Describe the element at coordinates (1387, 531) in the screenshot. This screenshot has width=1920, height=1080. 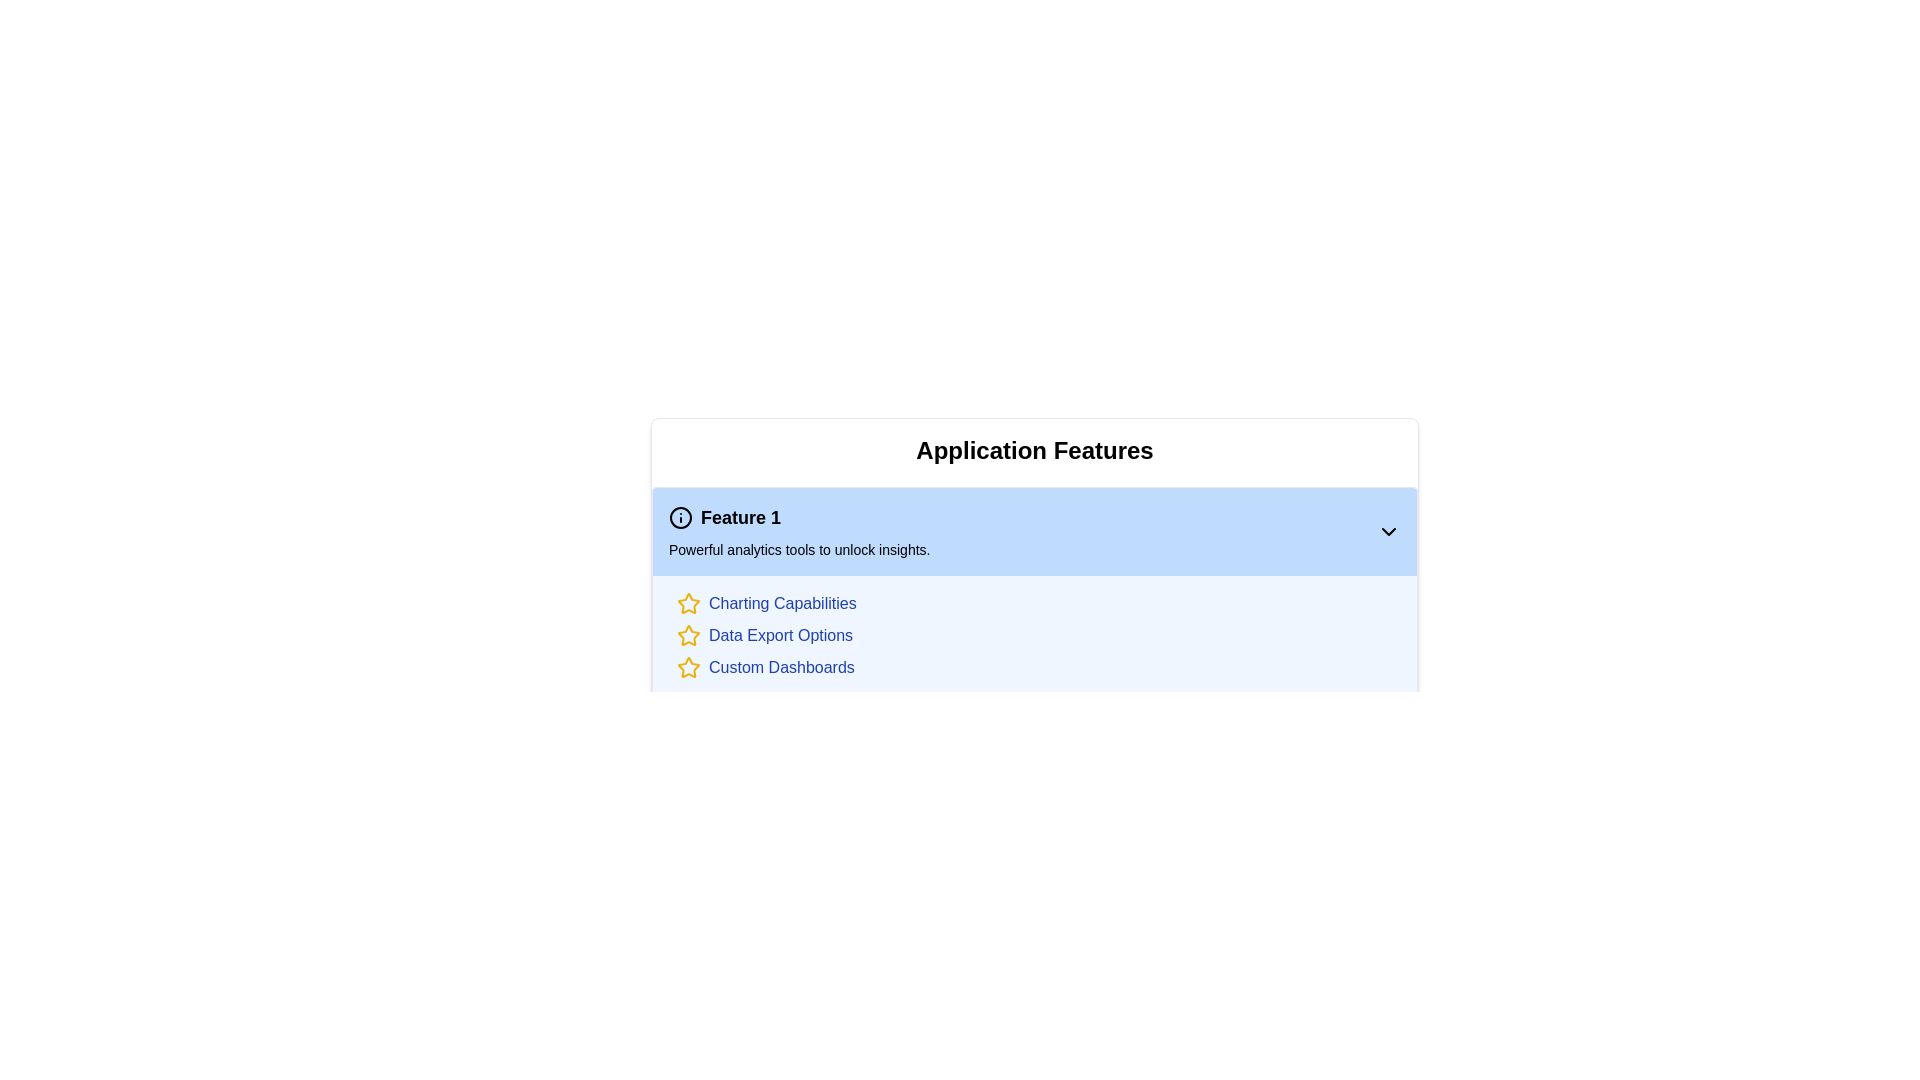
I see `the chevron down icon located in the top-right section of the blue header for 'Feature 1'` at that location.